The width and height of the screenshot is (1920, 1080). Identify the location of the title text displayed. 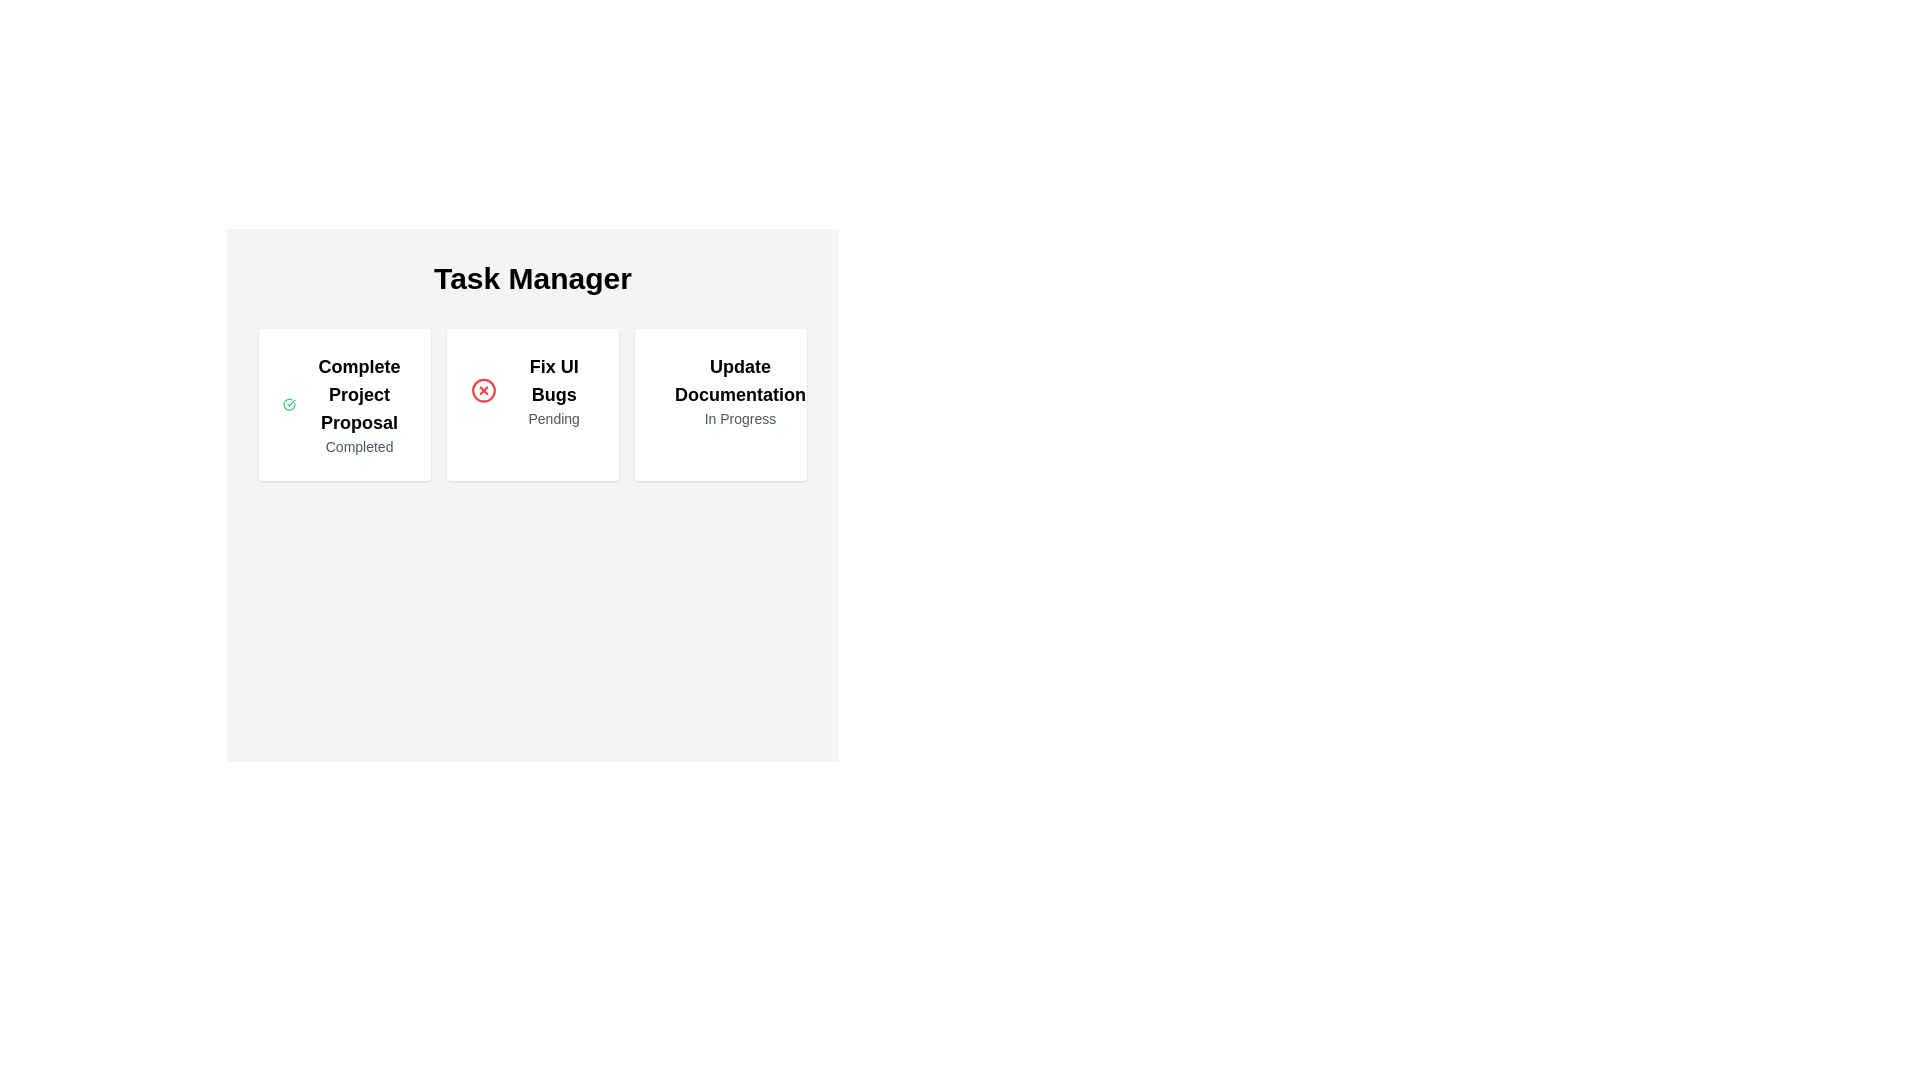
(554, 381).